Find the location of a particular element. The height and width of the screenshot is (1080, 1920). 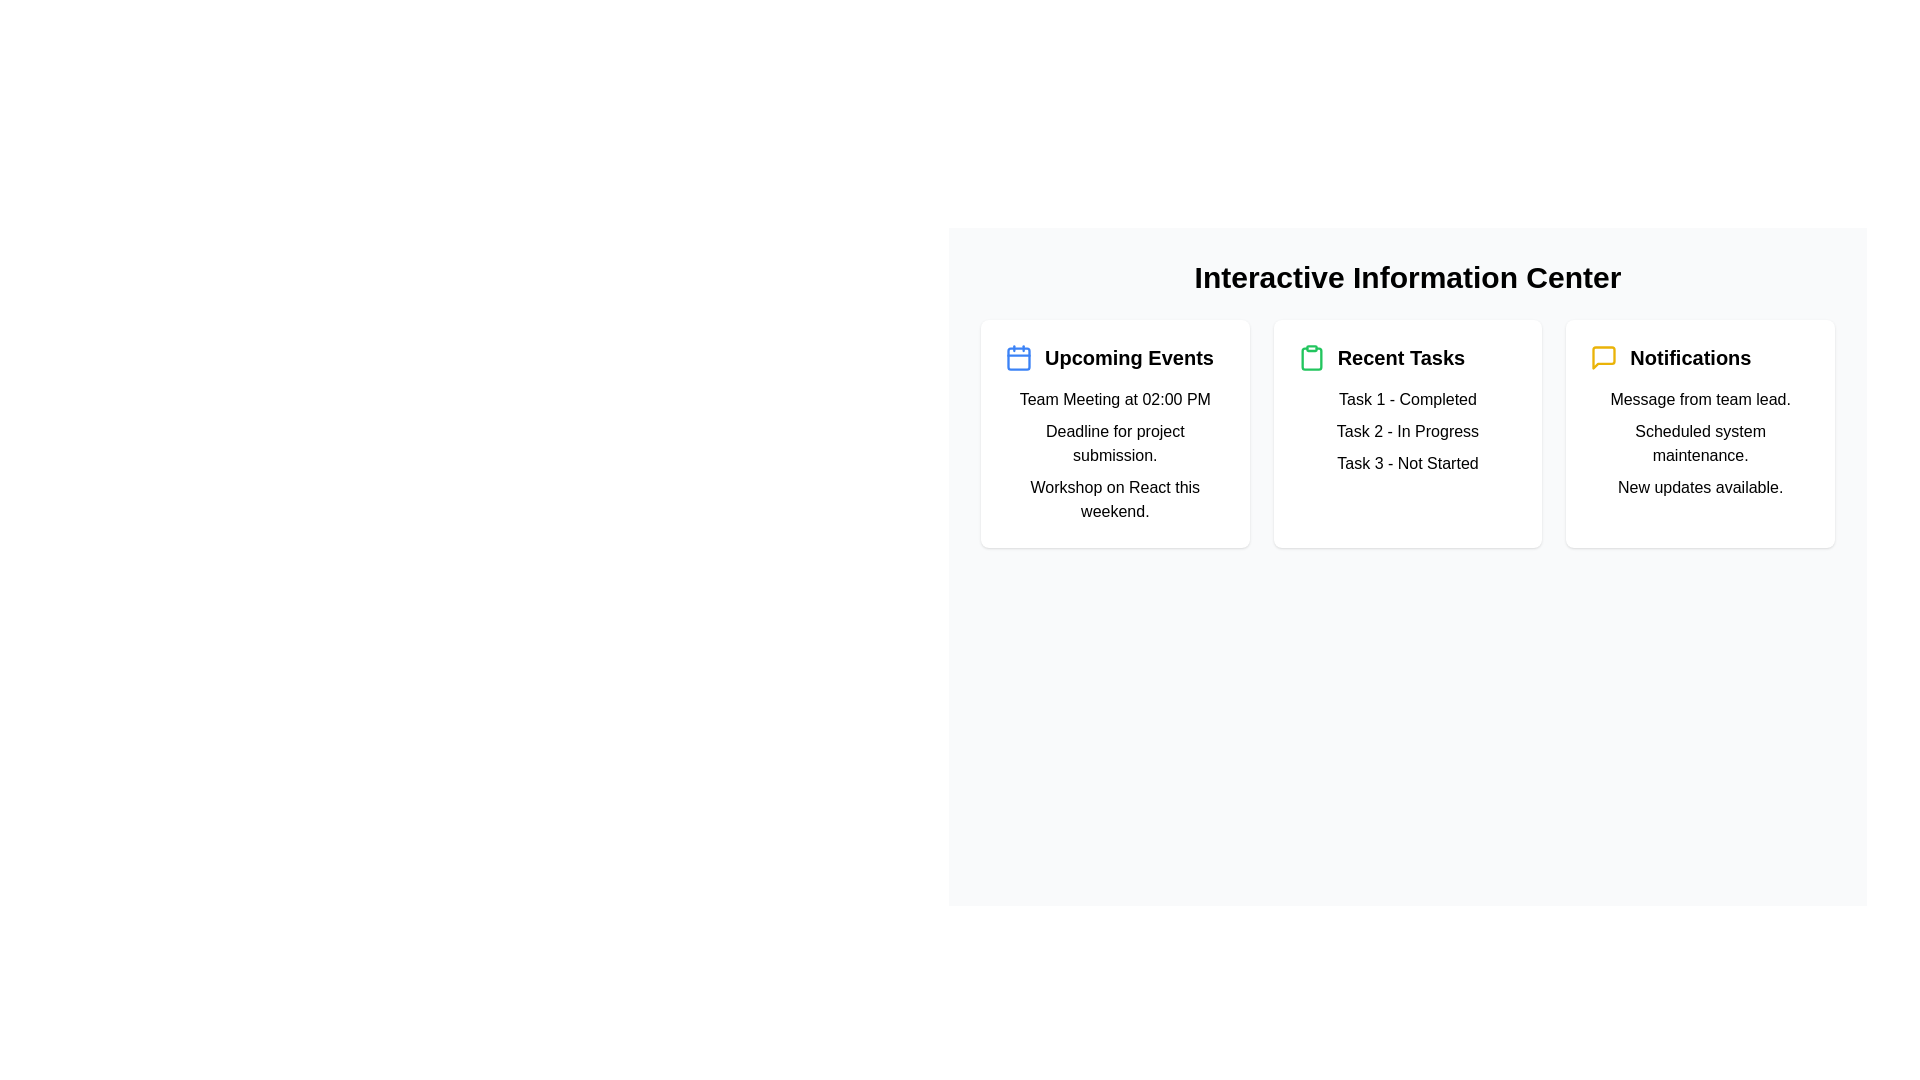

the notifications icon located at the top-right corner of the Notifications card is located at coordinates (1604, 357).